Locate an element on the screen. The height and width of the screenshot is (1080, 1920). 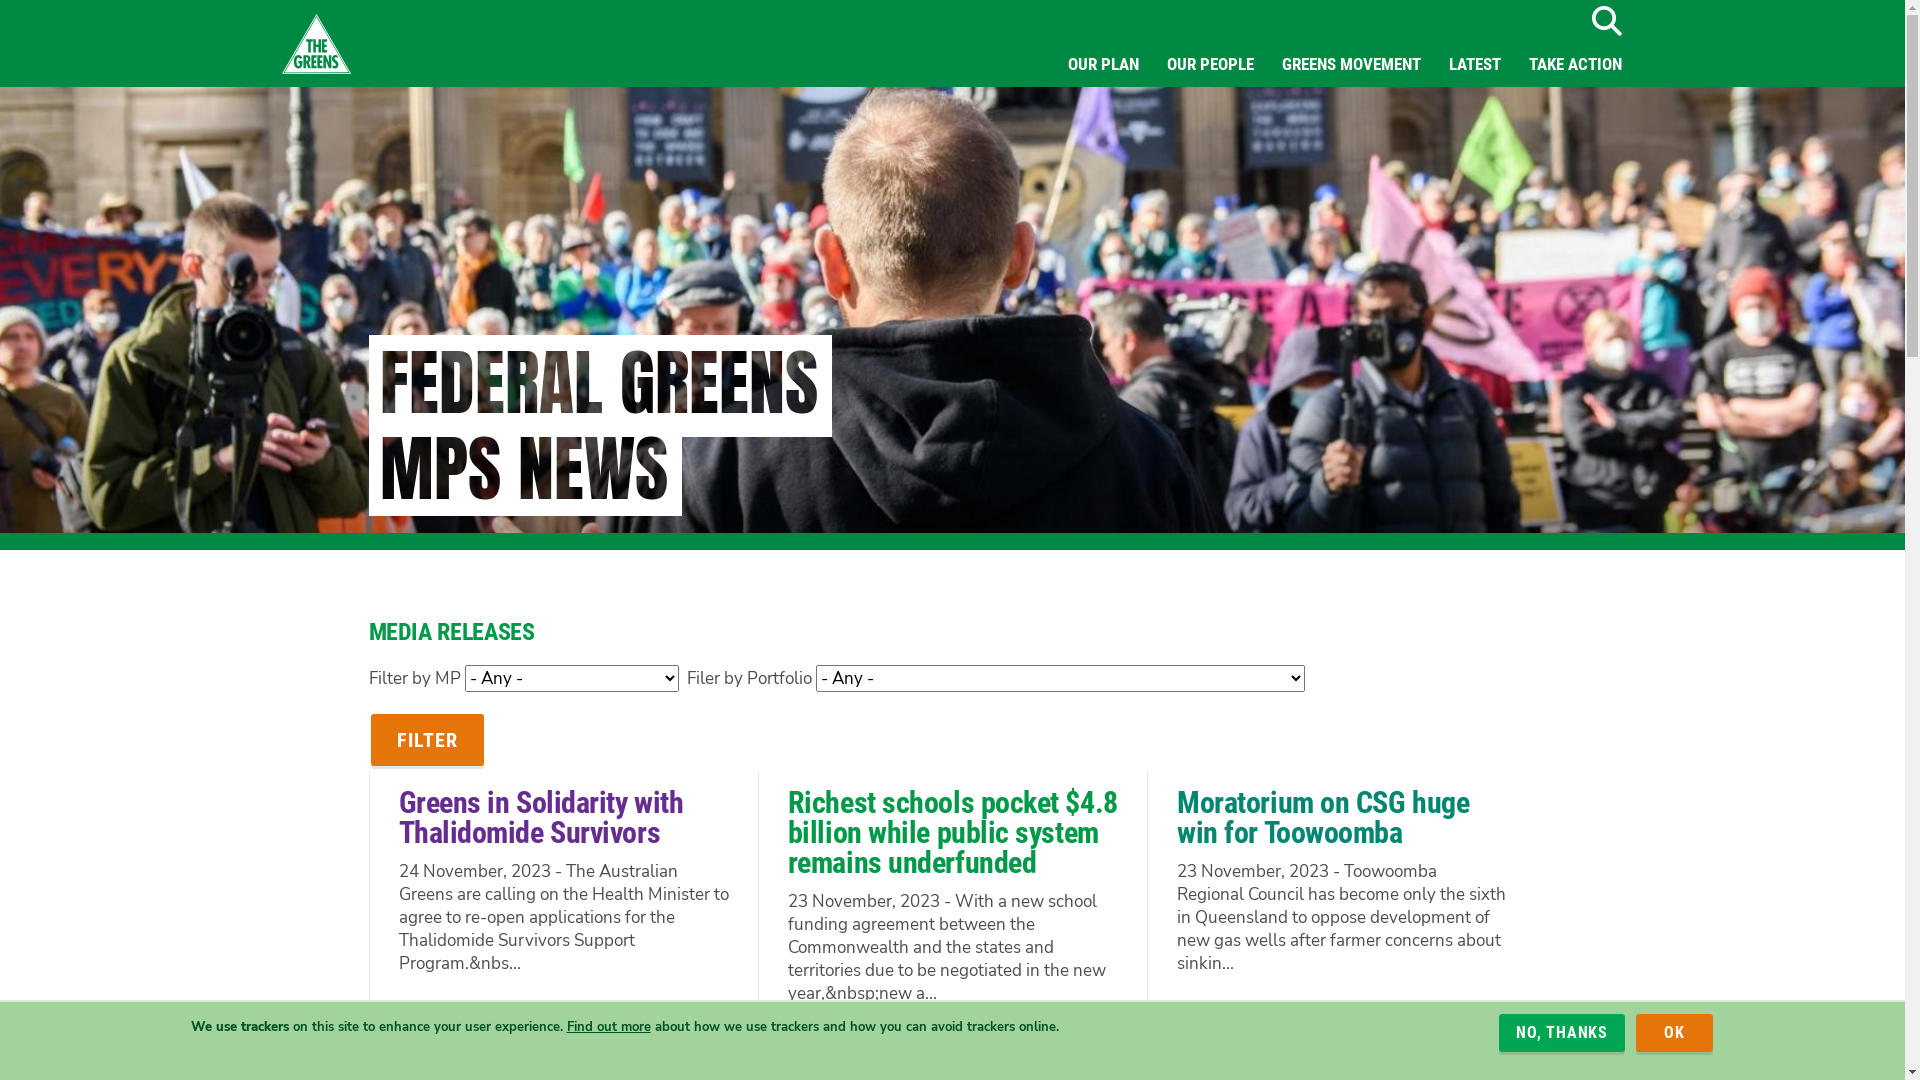
'GREENS MOVEMENT' is located at coordinates (1351, 63).